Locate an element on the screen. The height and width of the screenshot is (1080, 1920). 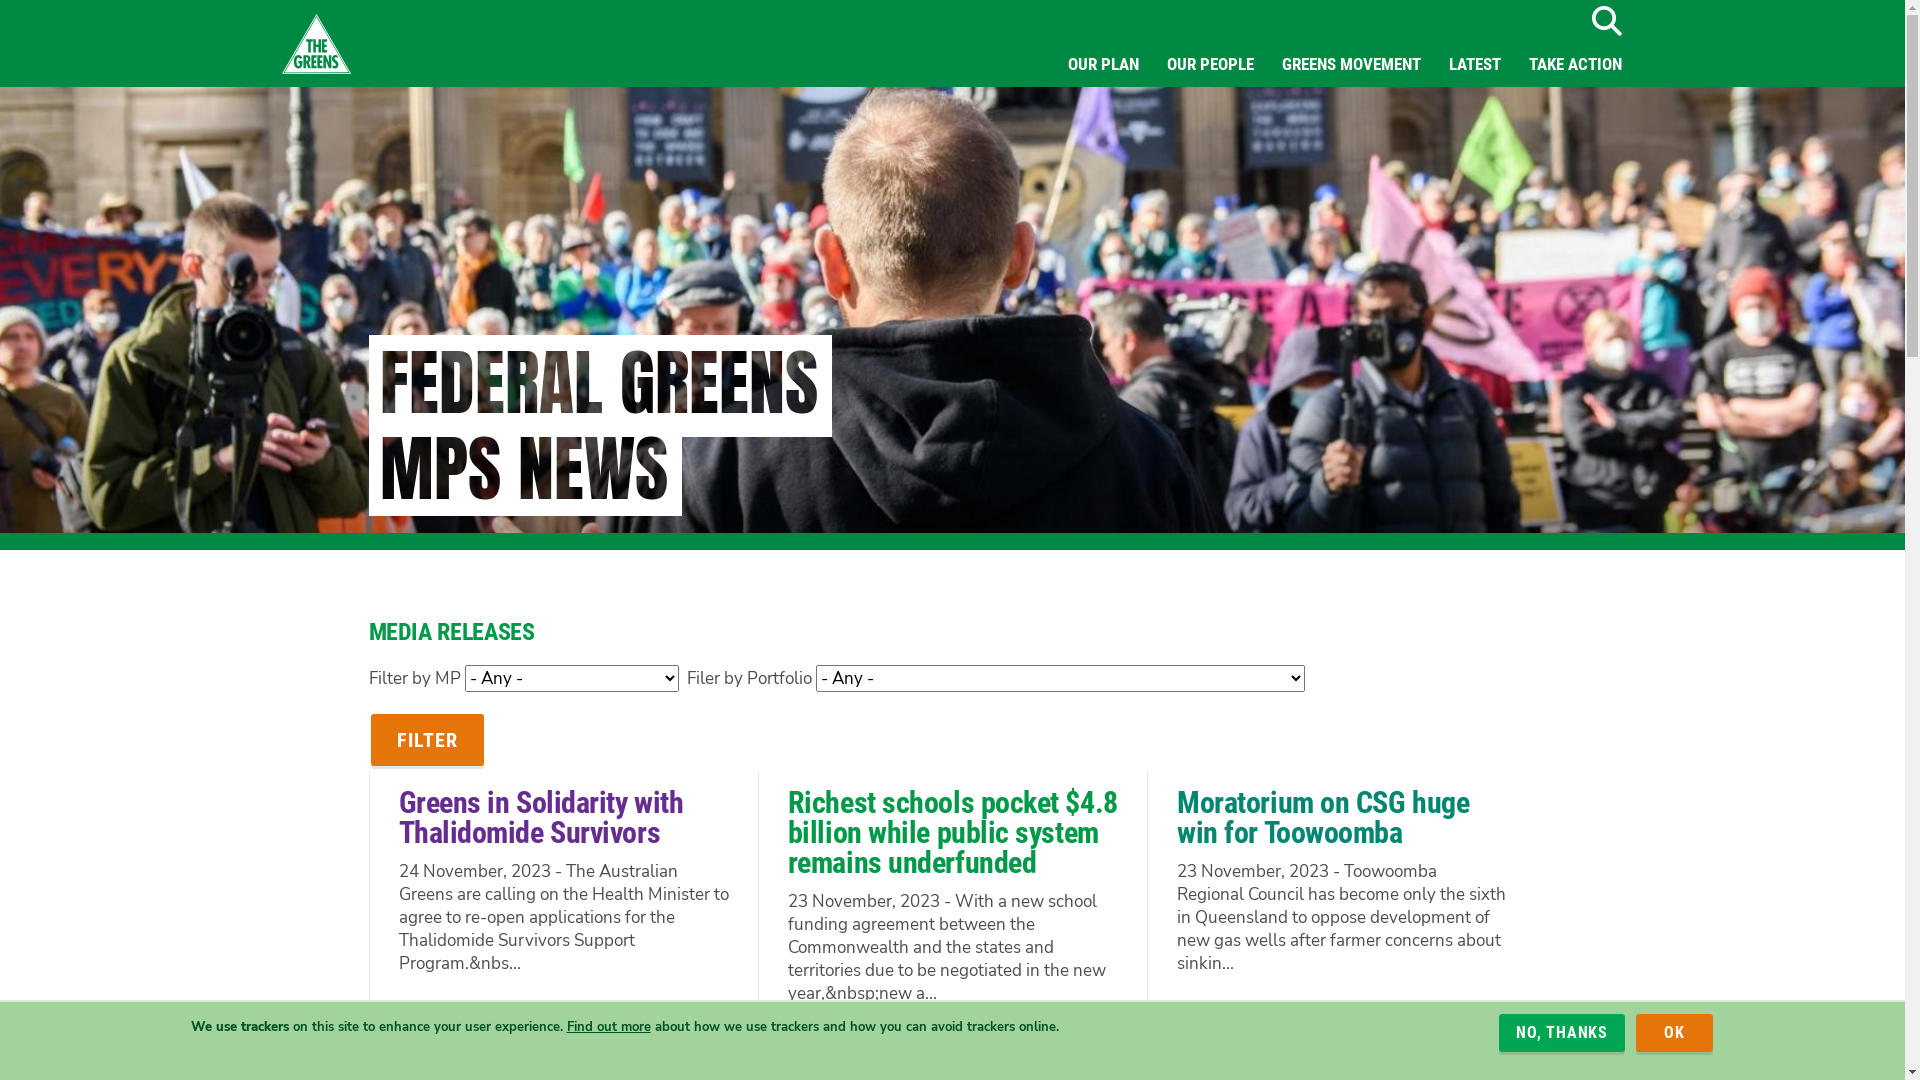
'GREENS MOVEMENT' is located at coordinates (1351, 63).